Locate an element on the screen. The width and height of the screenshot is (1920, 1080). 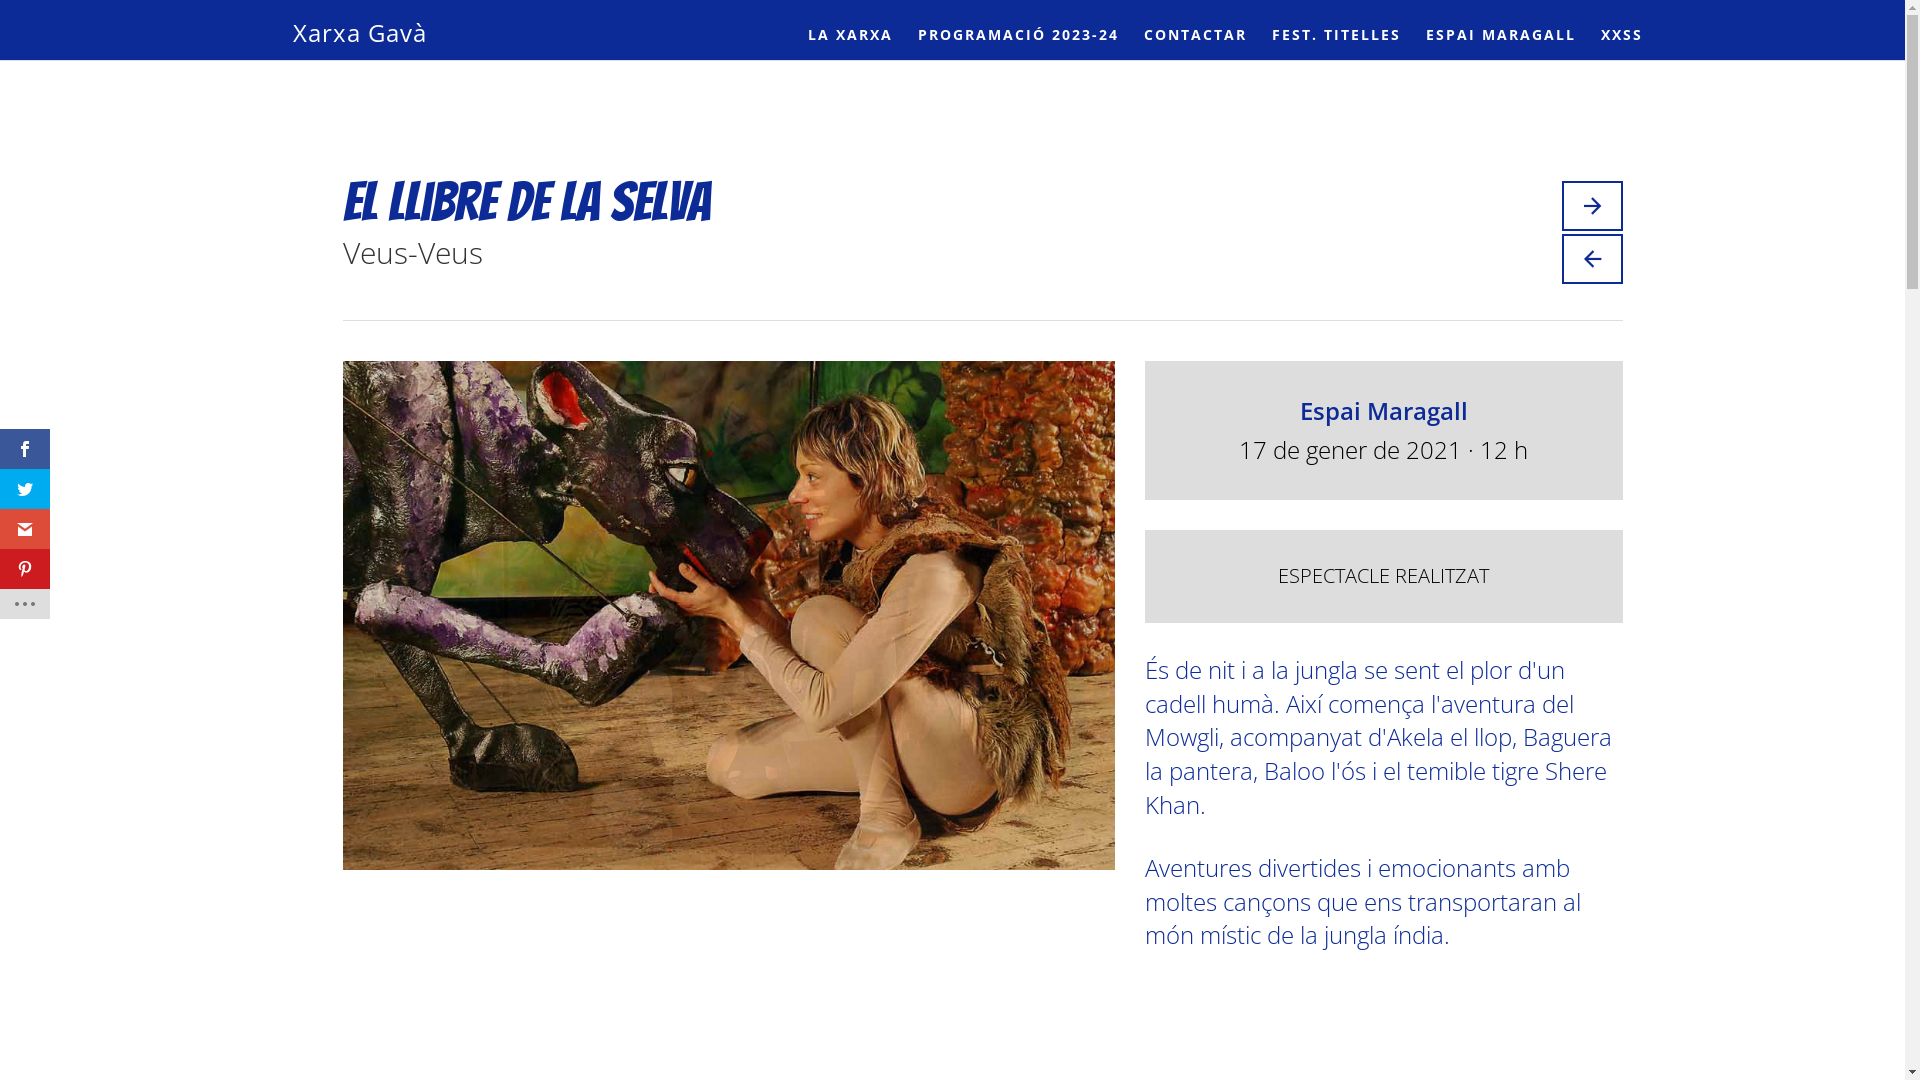
'EL REI DE CASA' is located at coordinates (1591, 205).